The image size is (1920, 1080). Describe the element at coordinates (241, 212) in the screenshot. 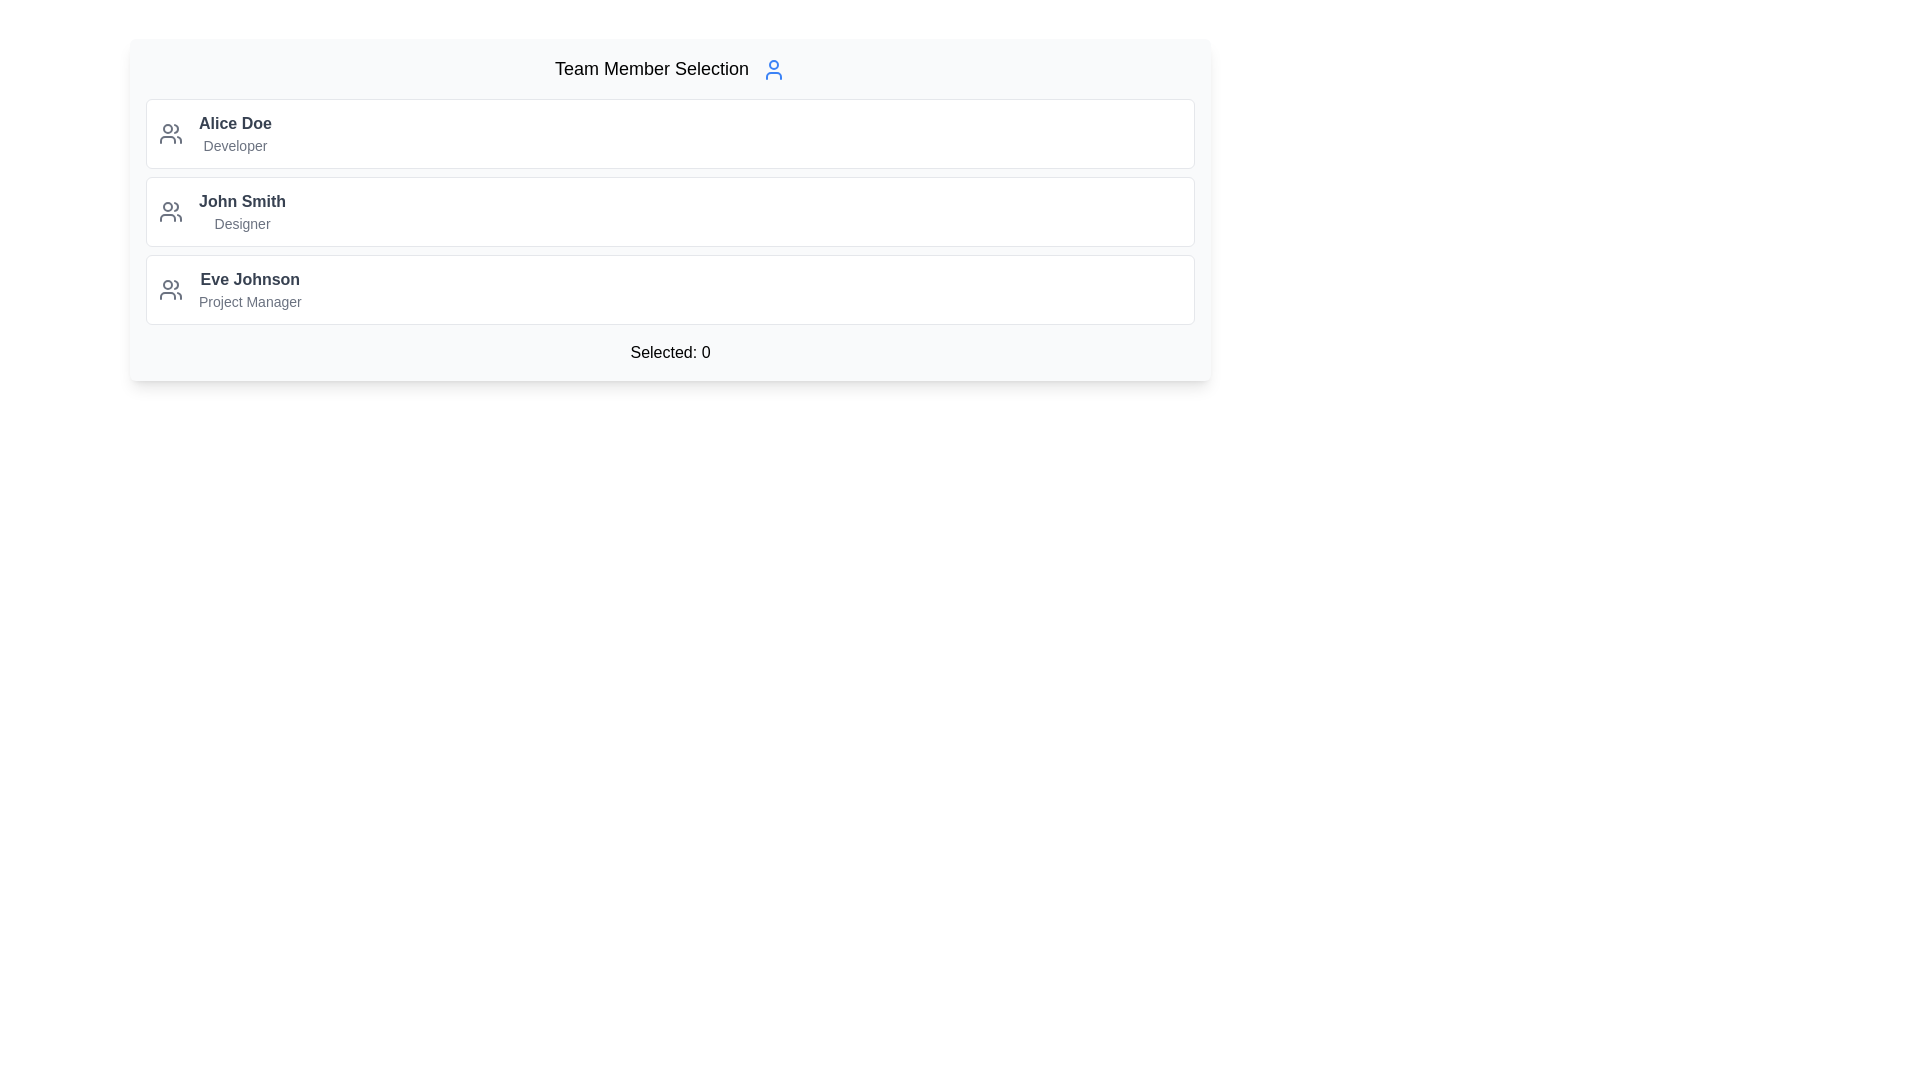

I see `the text-based informational display that shows a team member's name and role, positioned between 'Alice Doe Developer' and 'Eve Johnson Project Manager'` at that location.